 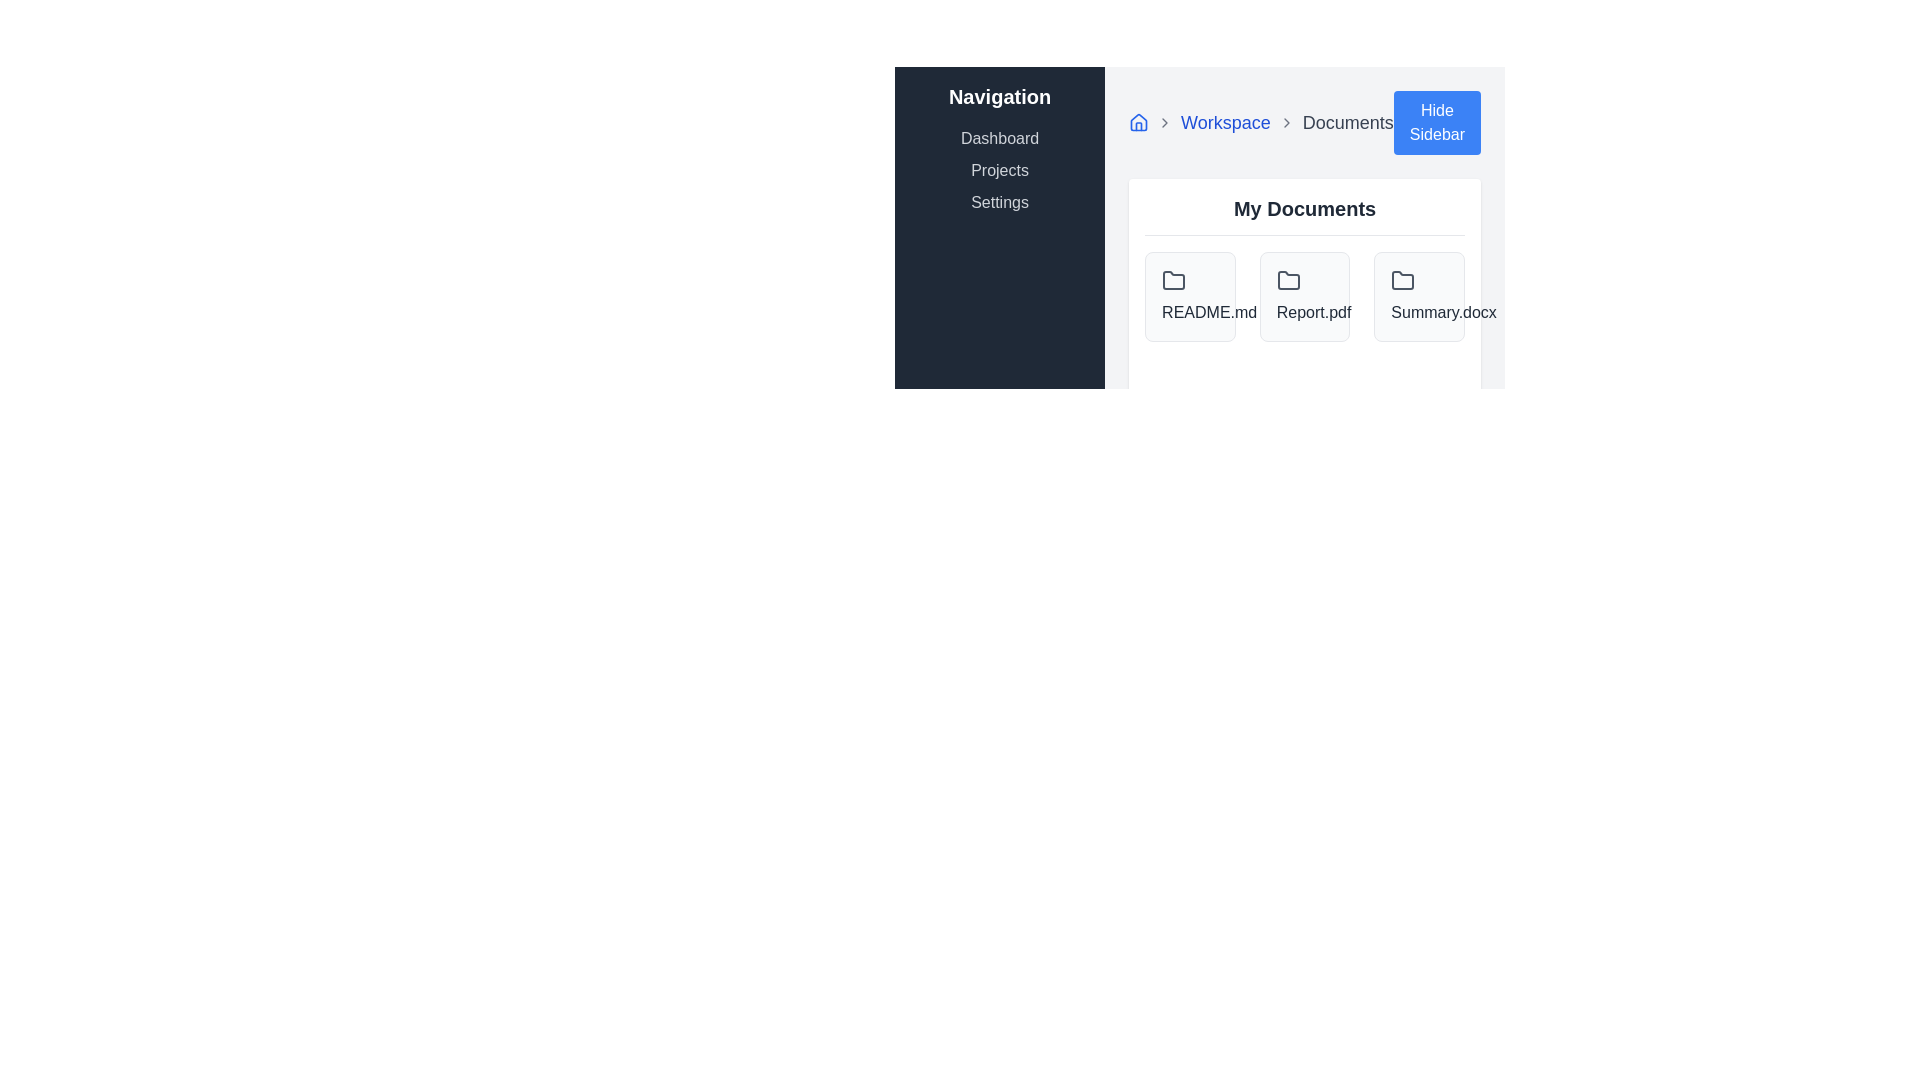 I want to click on the Text Label that serves as a header for the documents section, providing contextual information about the content below it, so click(x=1305, y=208).